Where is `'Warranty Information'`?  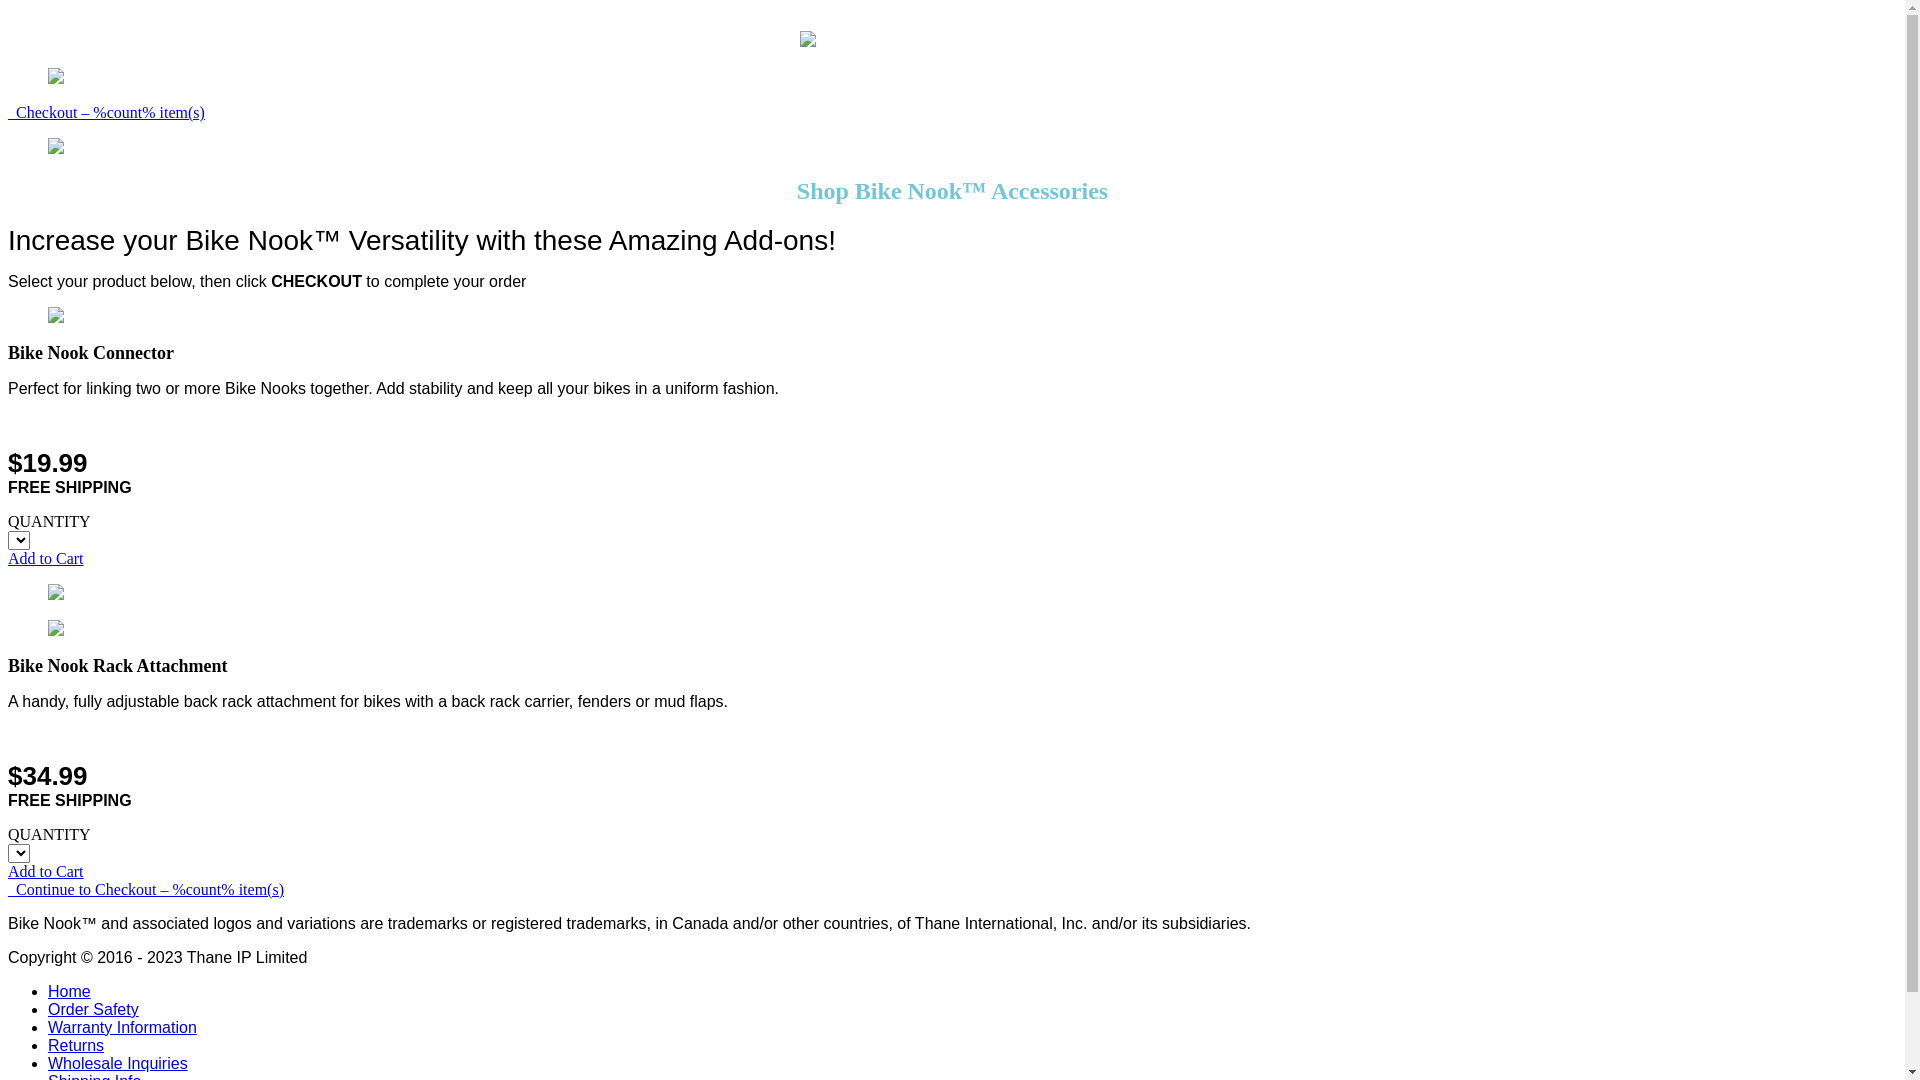 'Warranty Information' is located at coordinates (121, 1027).